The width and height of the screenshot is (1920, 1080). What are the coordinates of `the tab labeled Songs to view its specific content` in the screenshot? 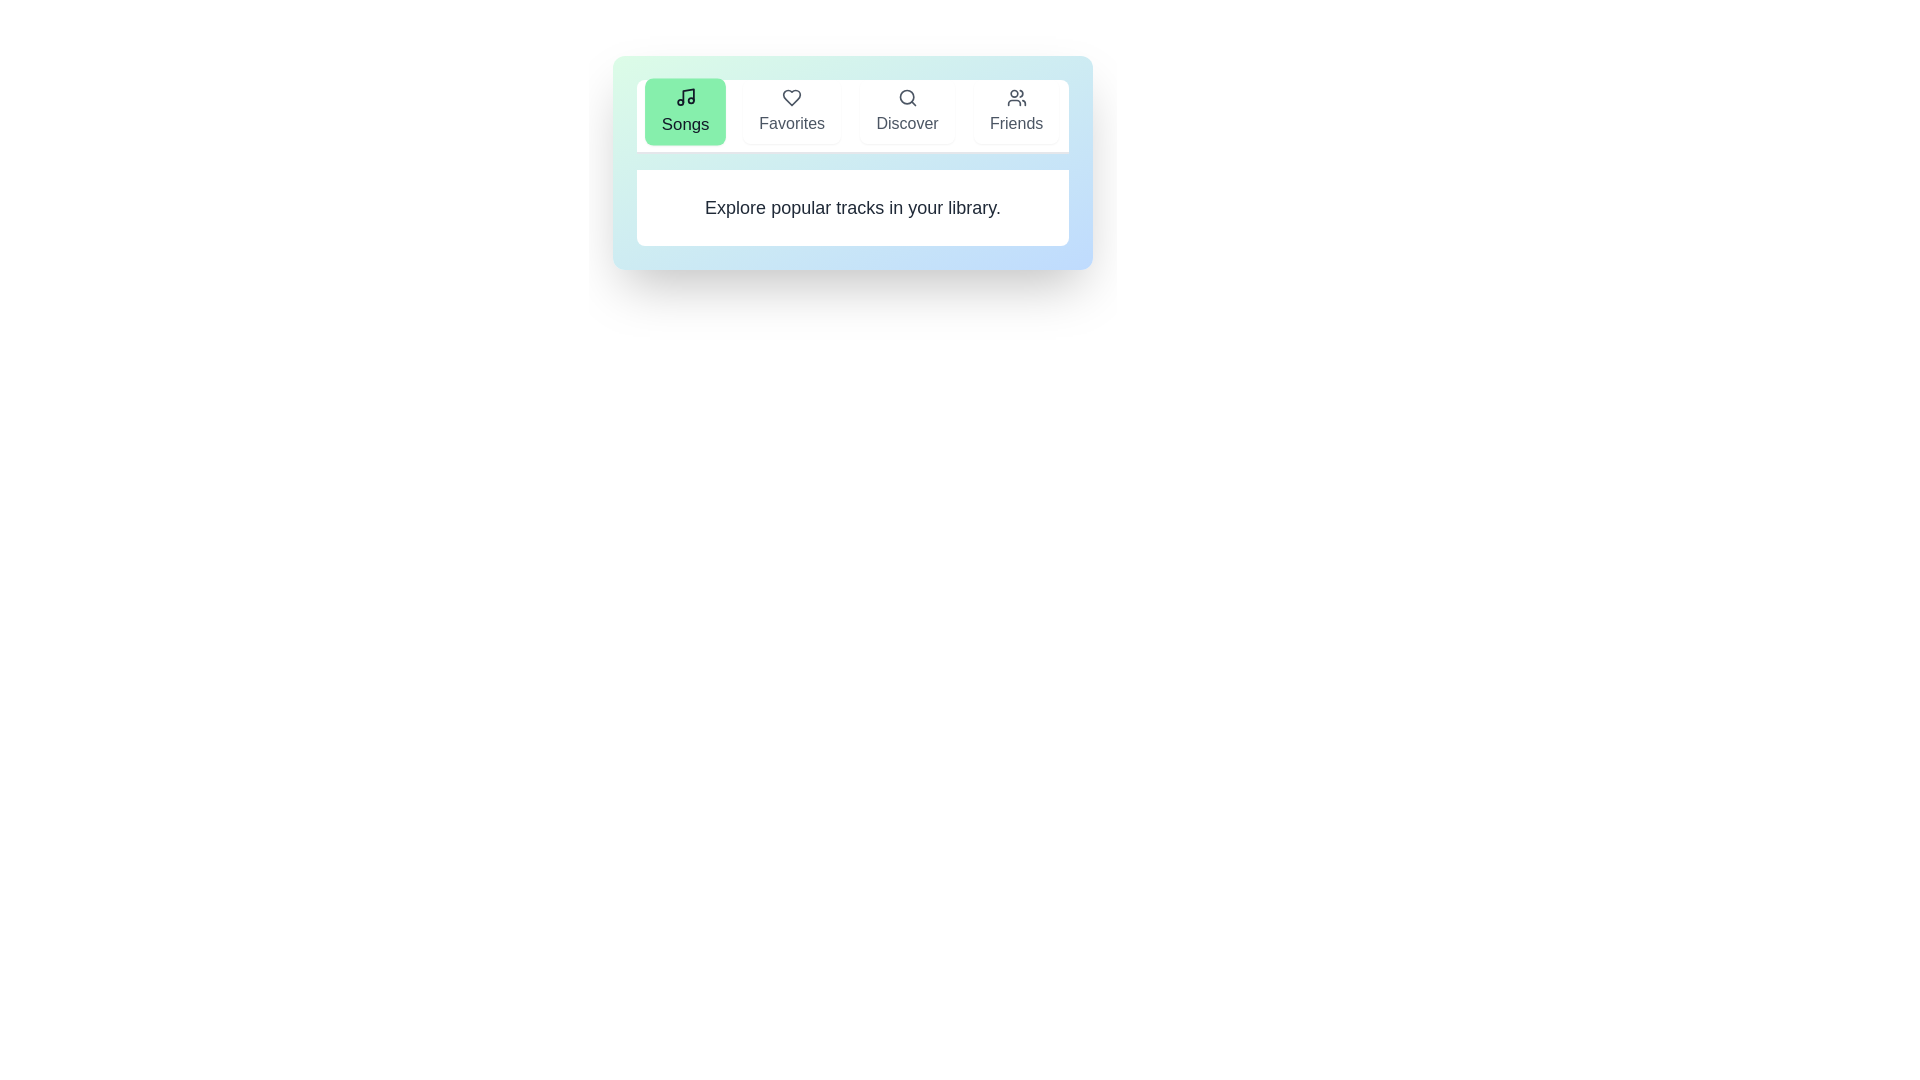 It's located at (685, 111).